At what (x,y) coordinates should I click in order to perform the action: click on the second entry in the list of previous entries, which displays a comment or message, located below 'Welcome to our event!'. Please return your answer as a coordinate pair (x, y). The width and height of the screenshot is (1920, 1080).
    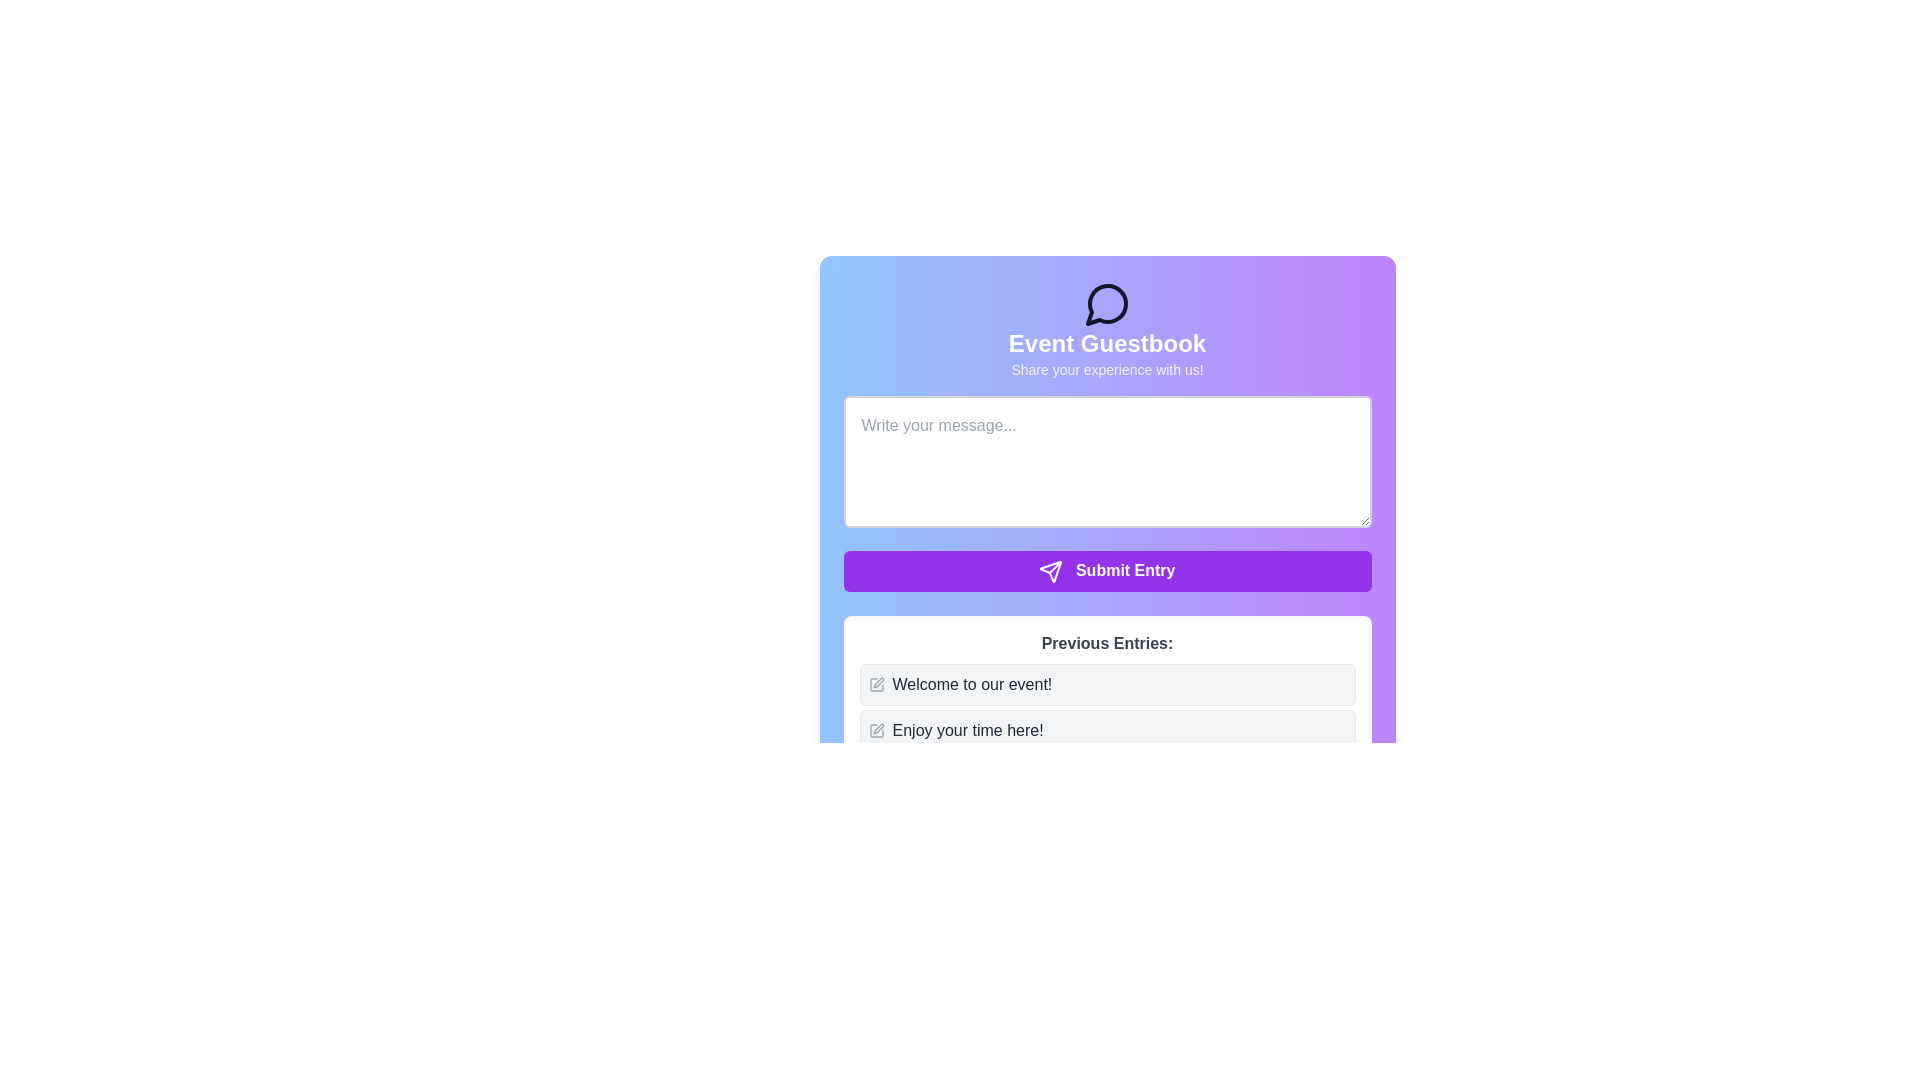
    Looking at the image, I should click on (1106, 730).